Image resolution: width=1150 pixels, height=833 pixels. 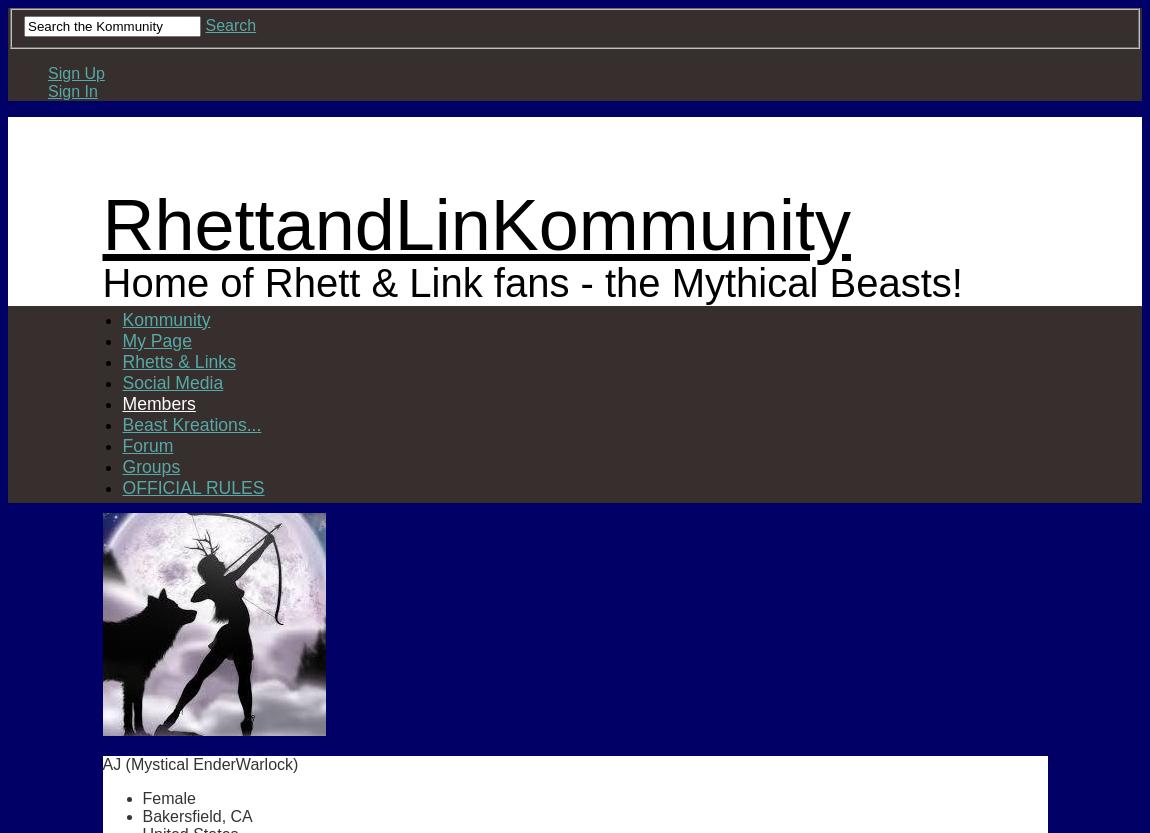 I want to click on 'My Page', so click(x=155, y=339).